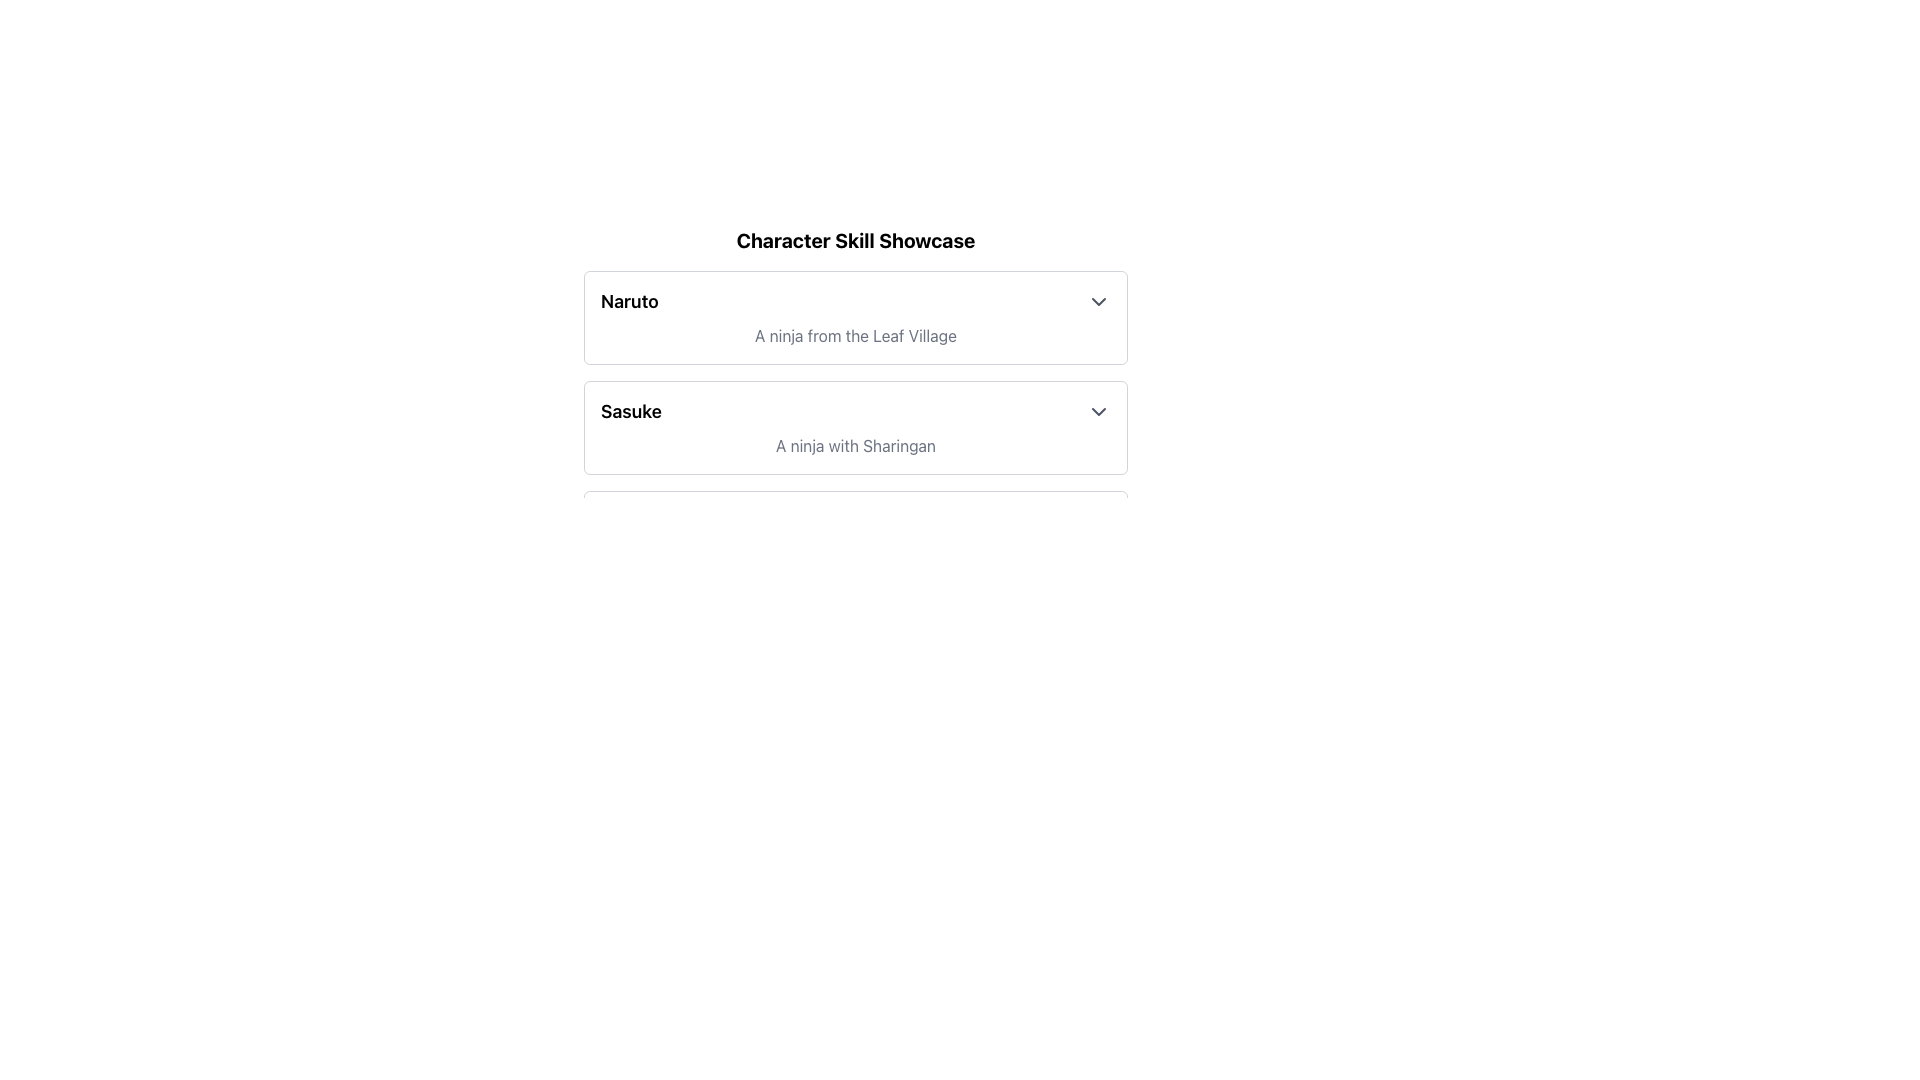 The width and height of the screenshot is (1920, 1080). What do you see at coordinates (855, 411) in the screenshot?
I see `the dropdown header for the character 'Sasuke' to enable keyboard navigation` at bounding box center [855, 411].